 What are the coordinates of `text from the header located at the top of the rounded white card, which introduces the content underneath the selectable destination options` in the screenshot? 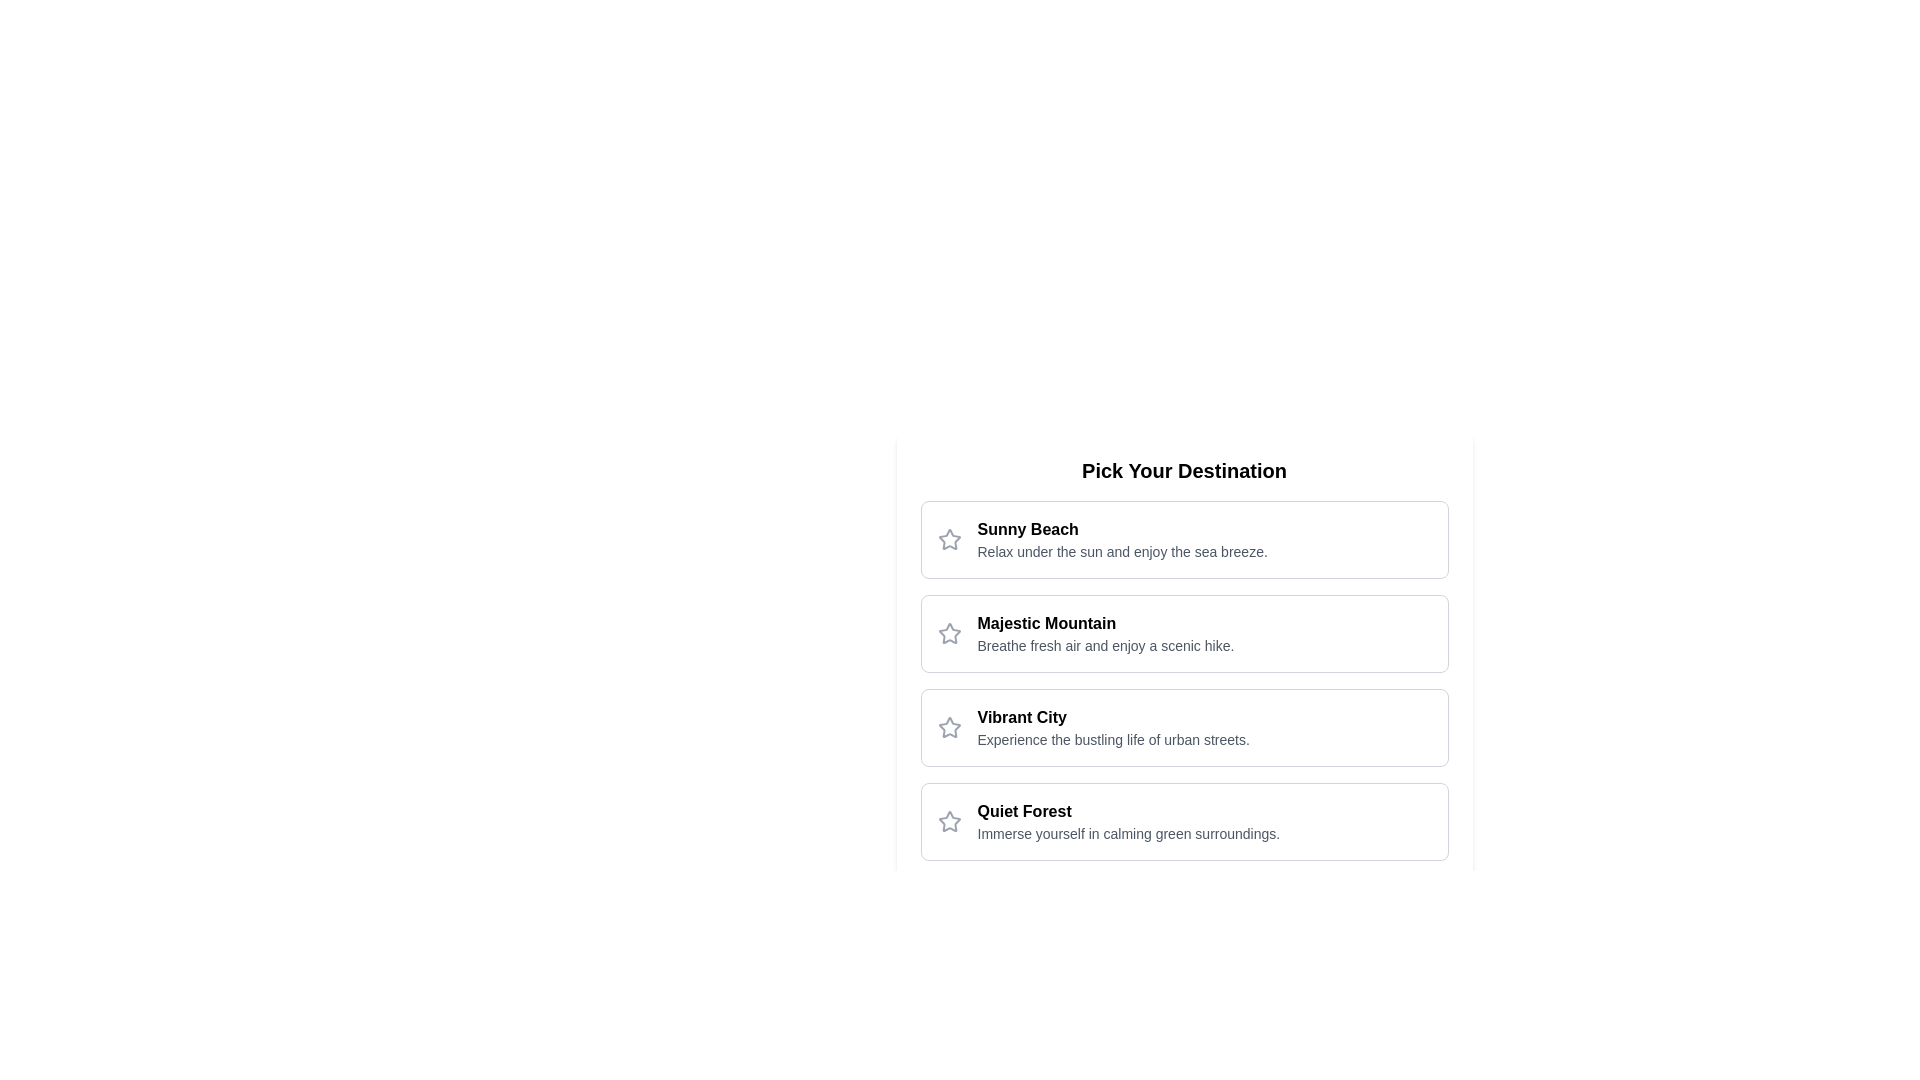 It's located at (1184, 470).